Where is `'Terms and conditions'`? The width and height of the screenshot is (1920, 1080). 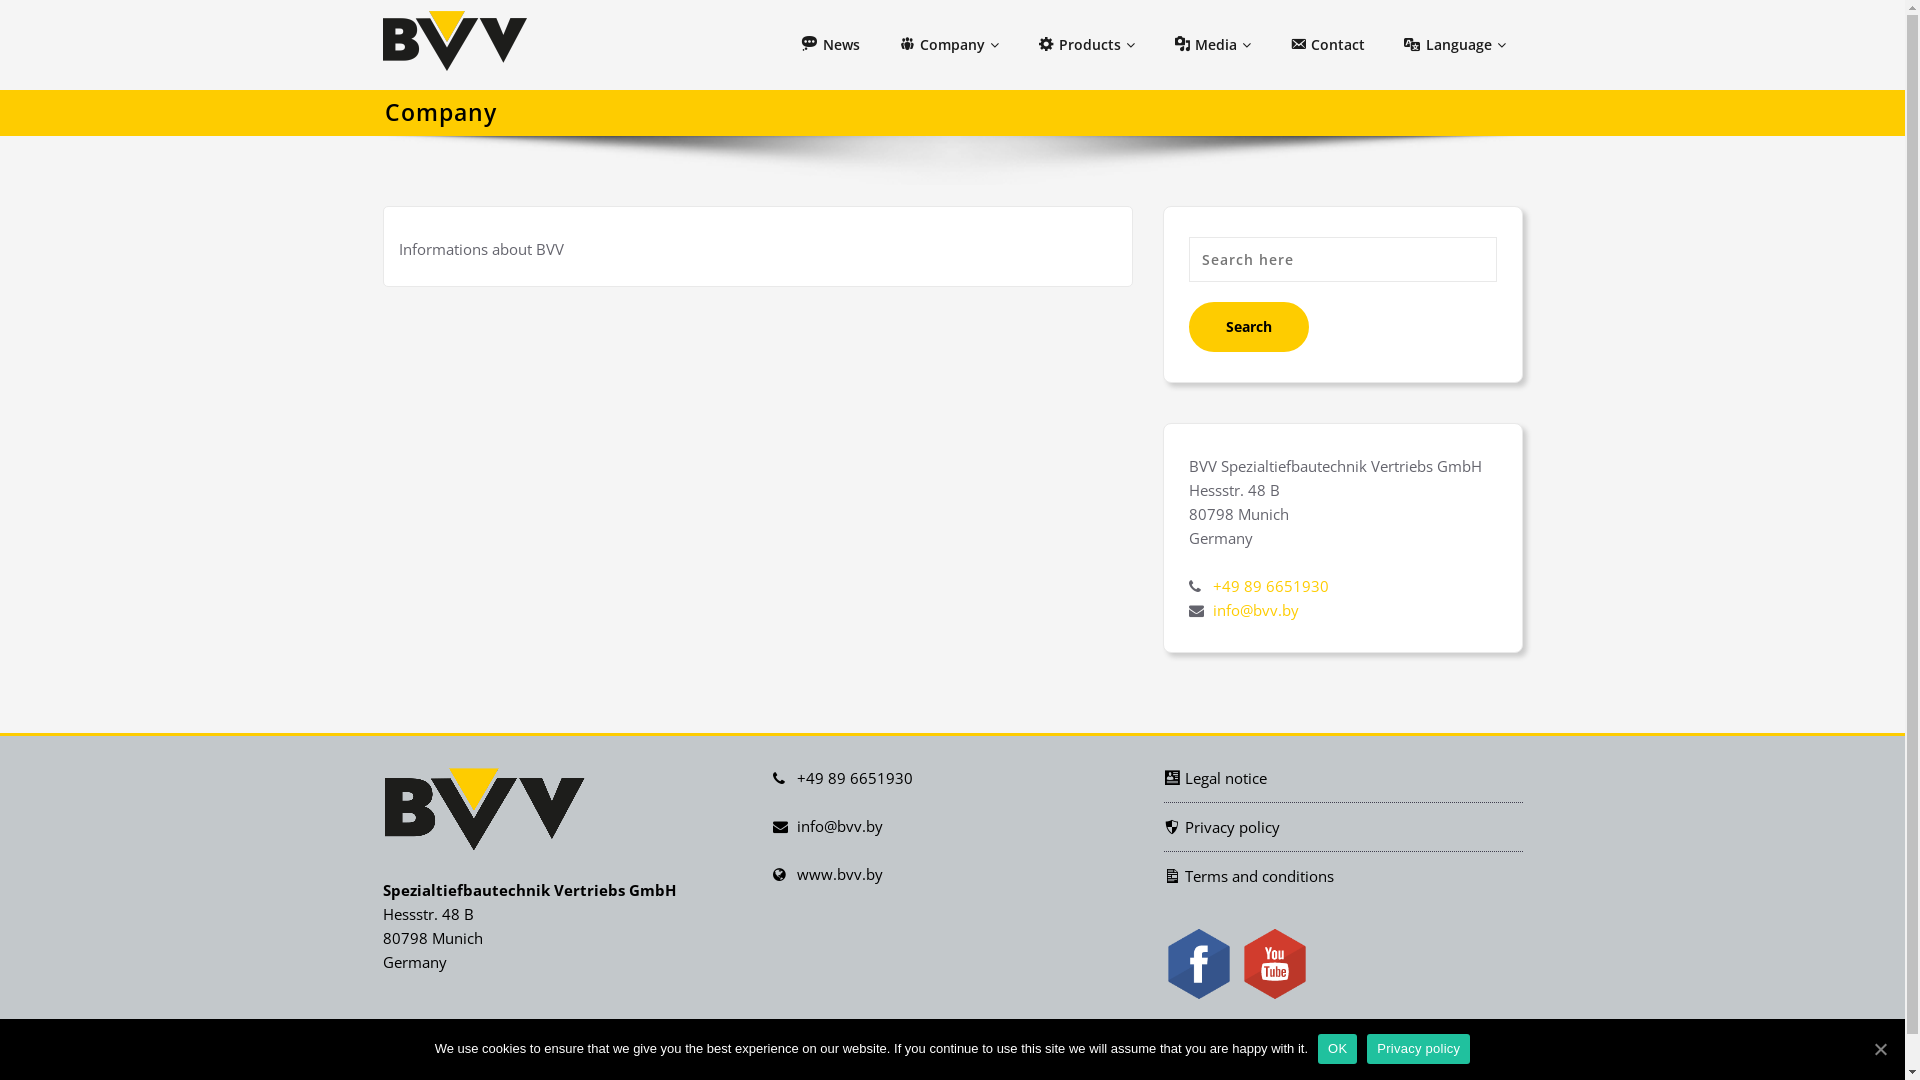
'Terms and conditions' is located at coordinates (1247, 874).